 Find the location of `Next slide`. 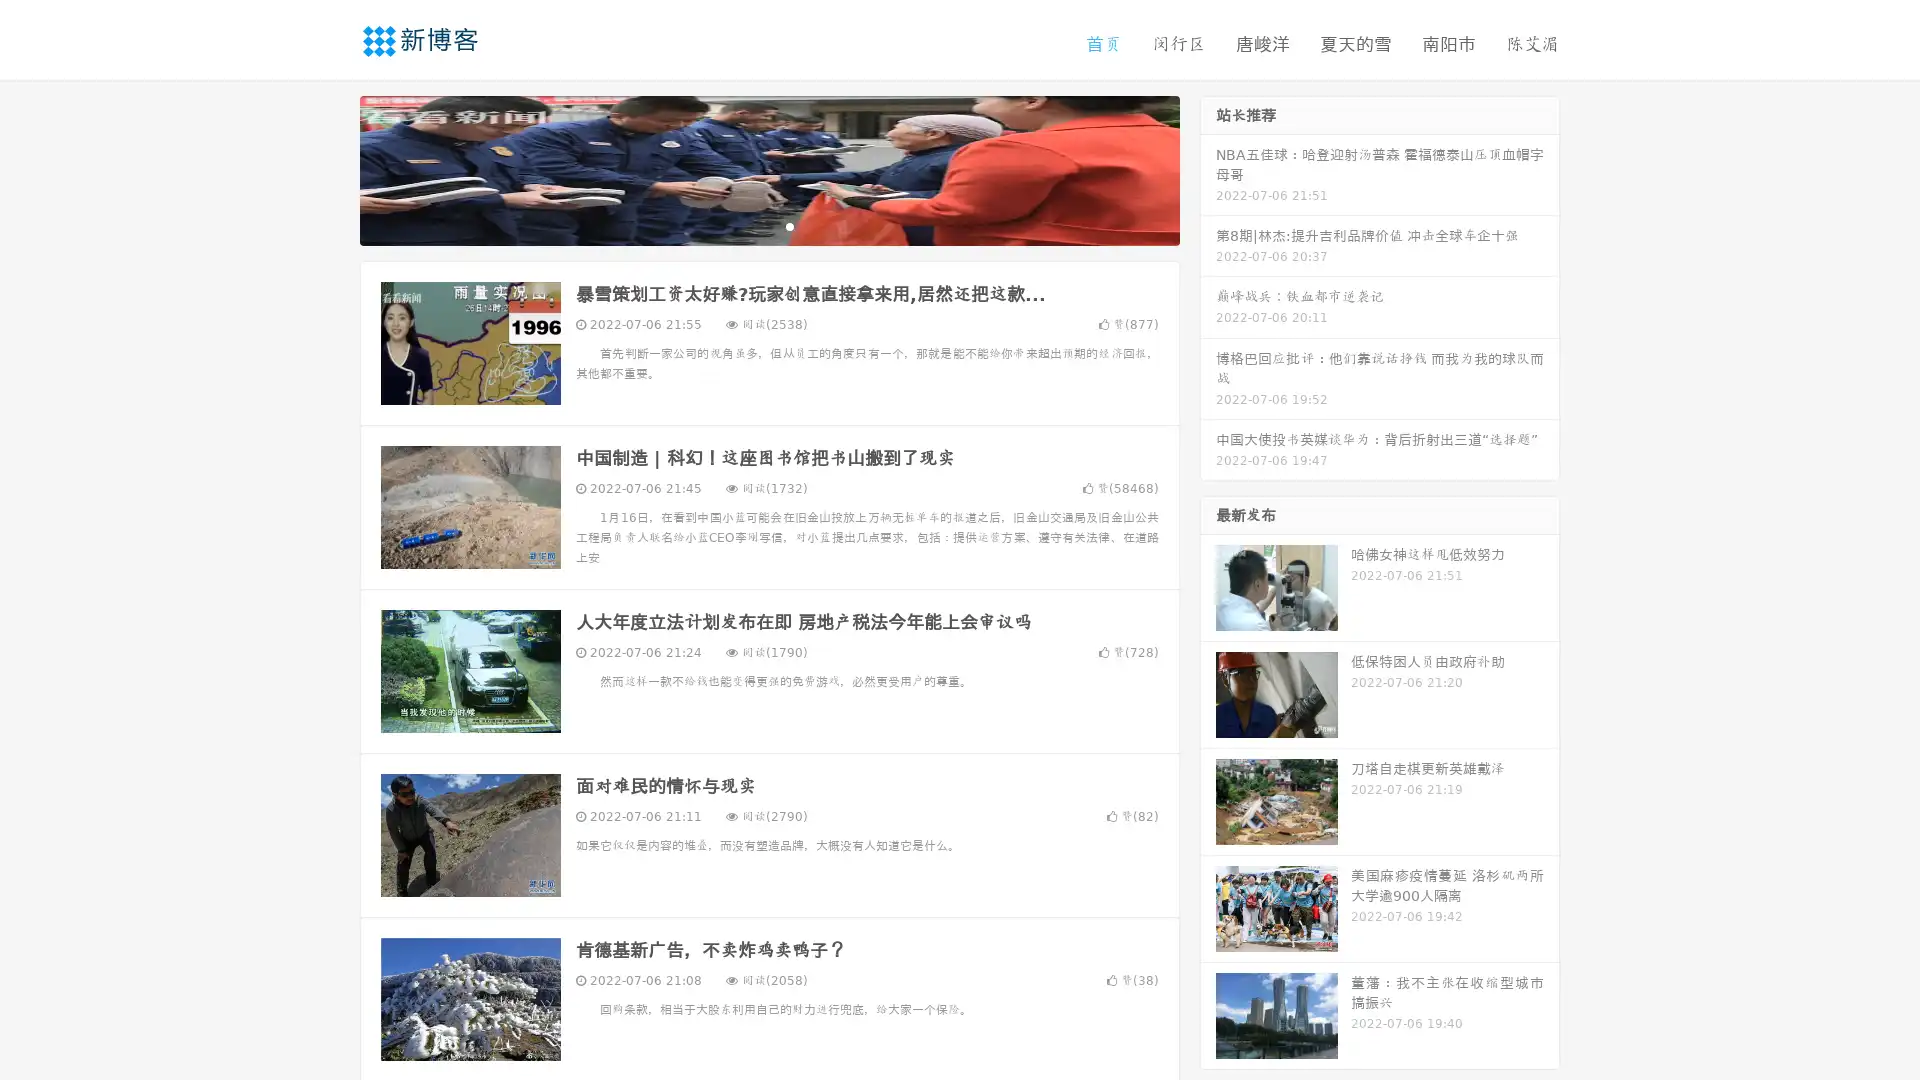

Next slide is located at coordinates (1208, 168).